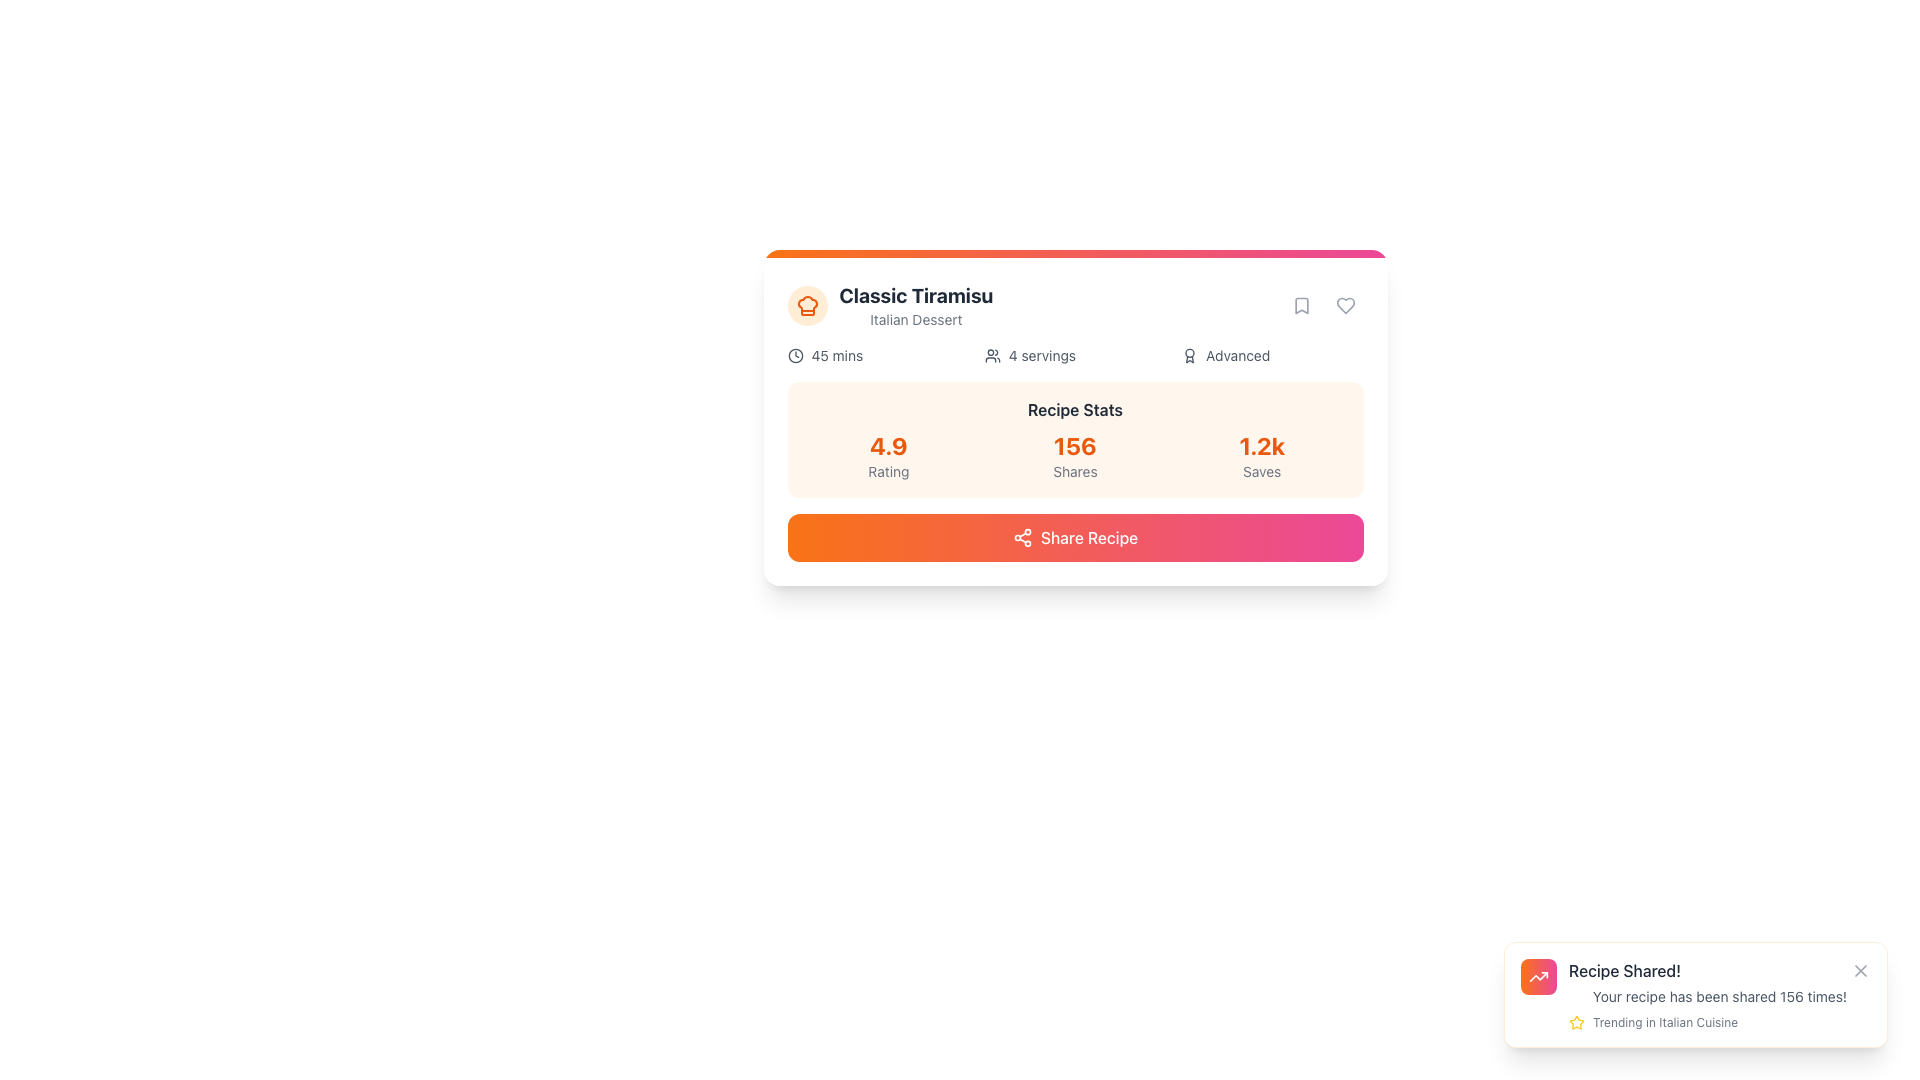  I want to click on the clock icon that visually represents the time duration associated with the recipe, located near the top-left area of the component before the text '45 mins', so click(794, 354).